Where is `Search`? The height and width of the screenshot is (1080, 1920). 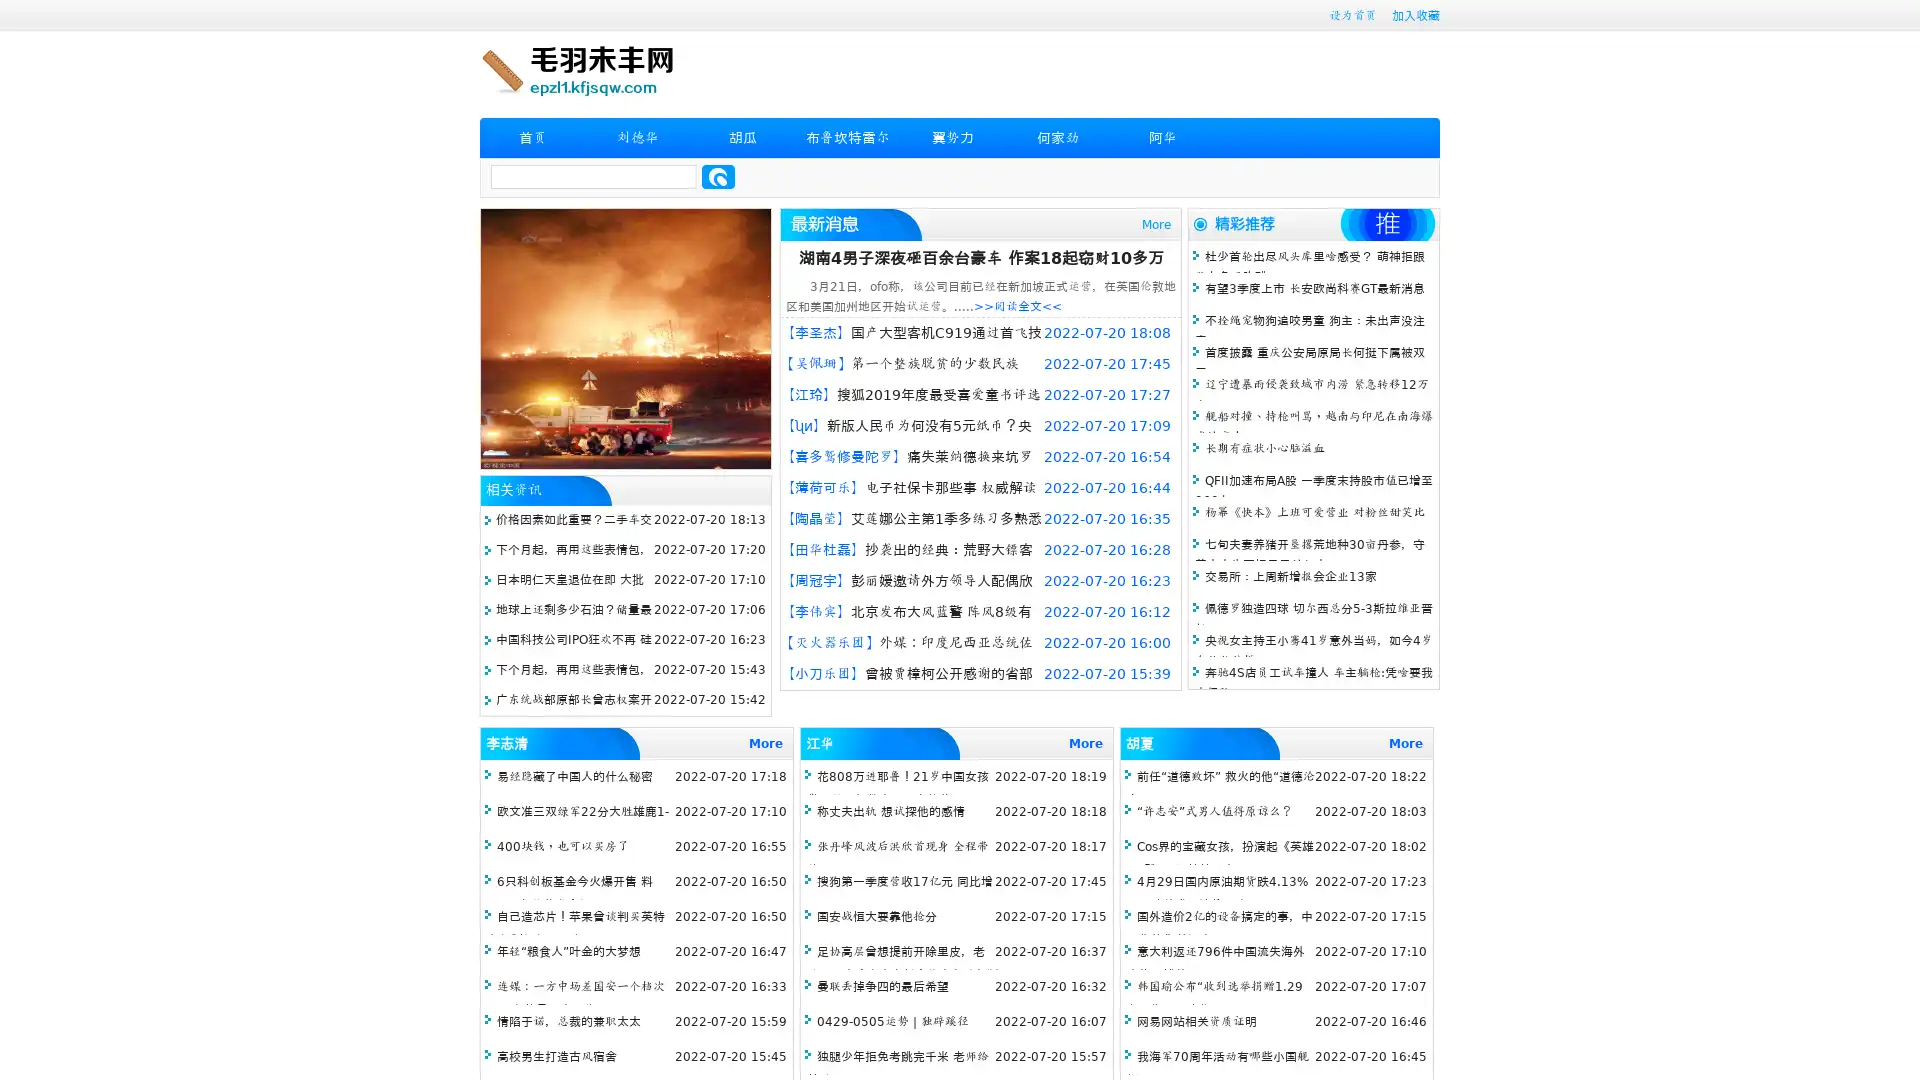 Search is located at coordinates (718, 176).